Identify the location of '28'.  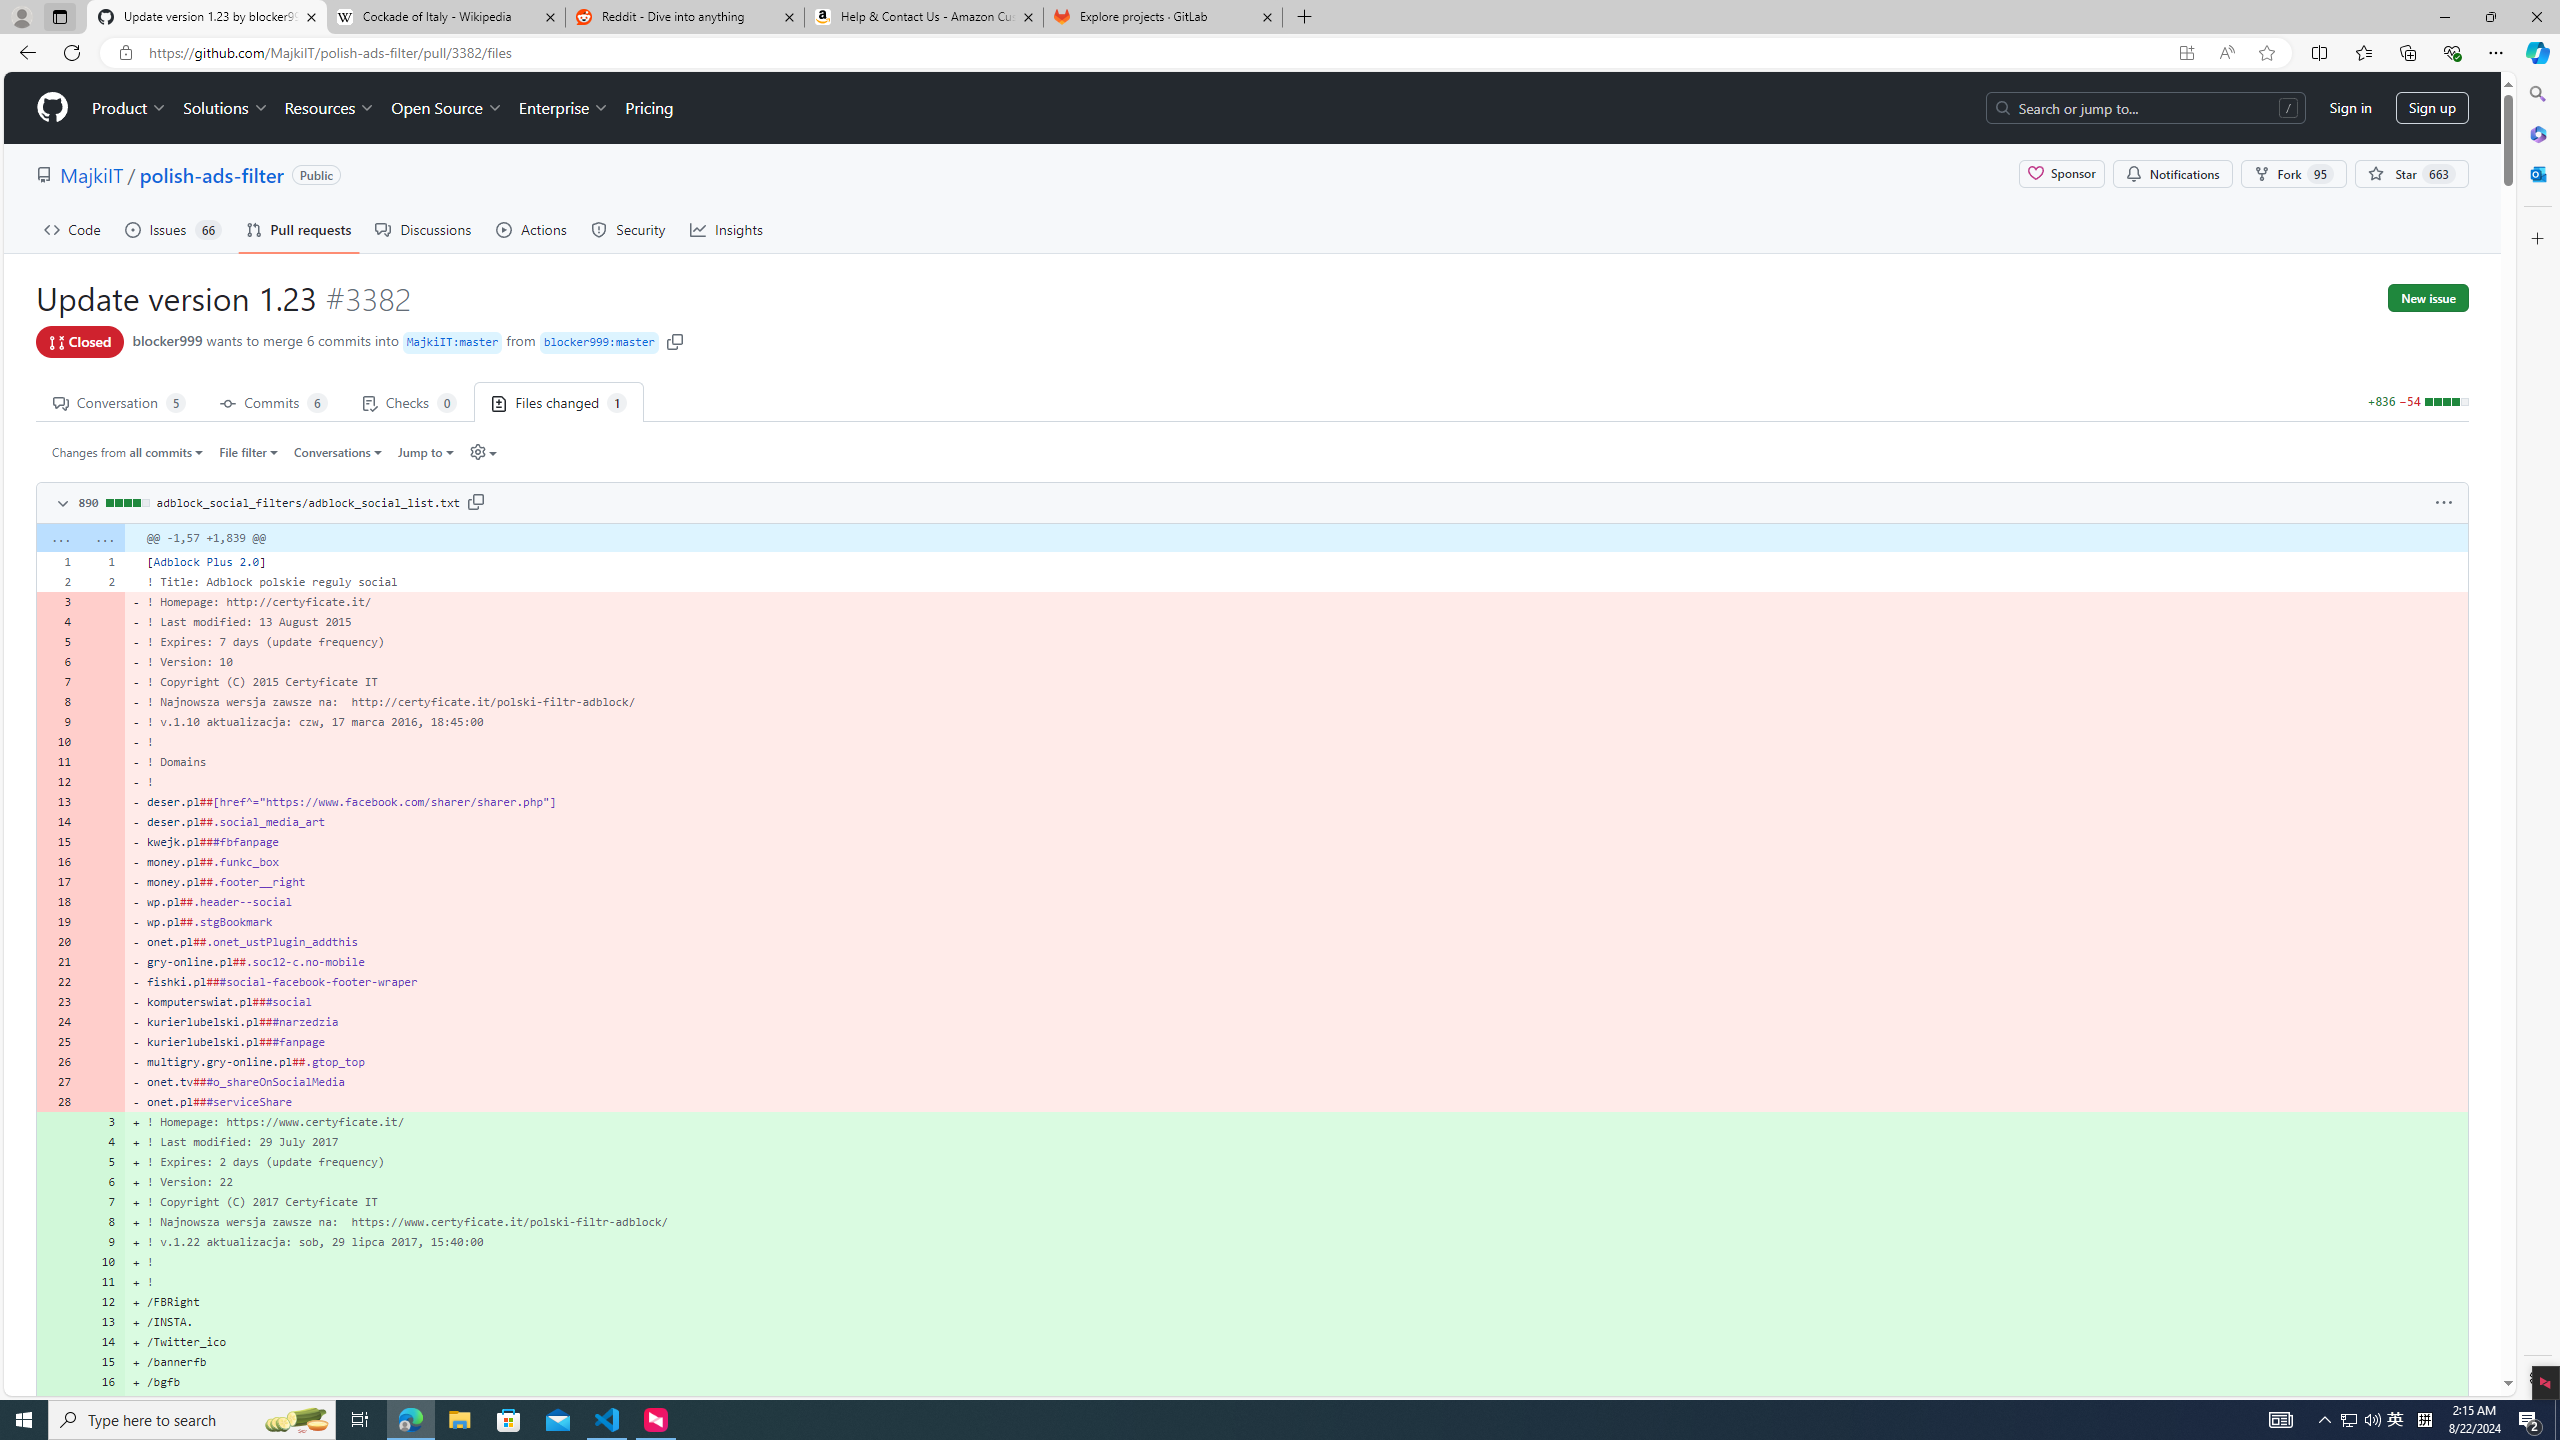
(57, 1100).